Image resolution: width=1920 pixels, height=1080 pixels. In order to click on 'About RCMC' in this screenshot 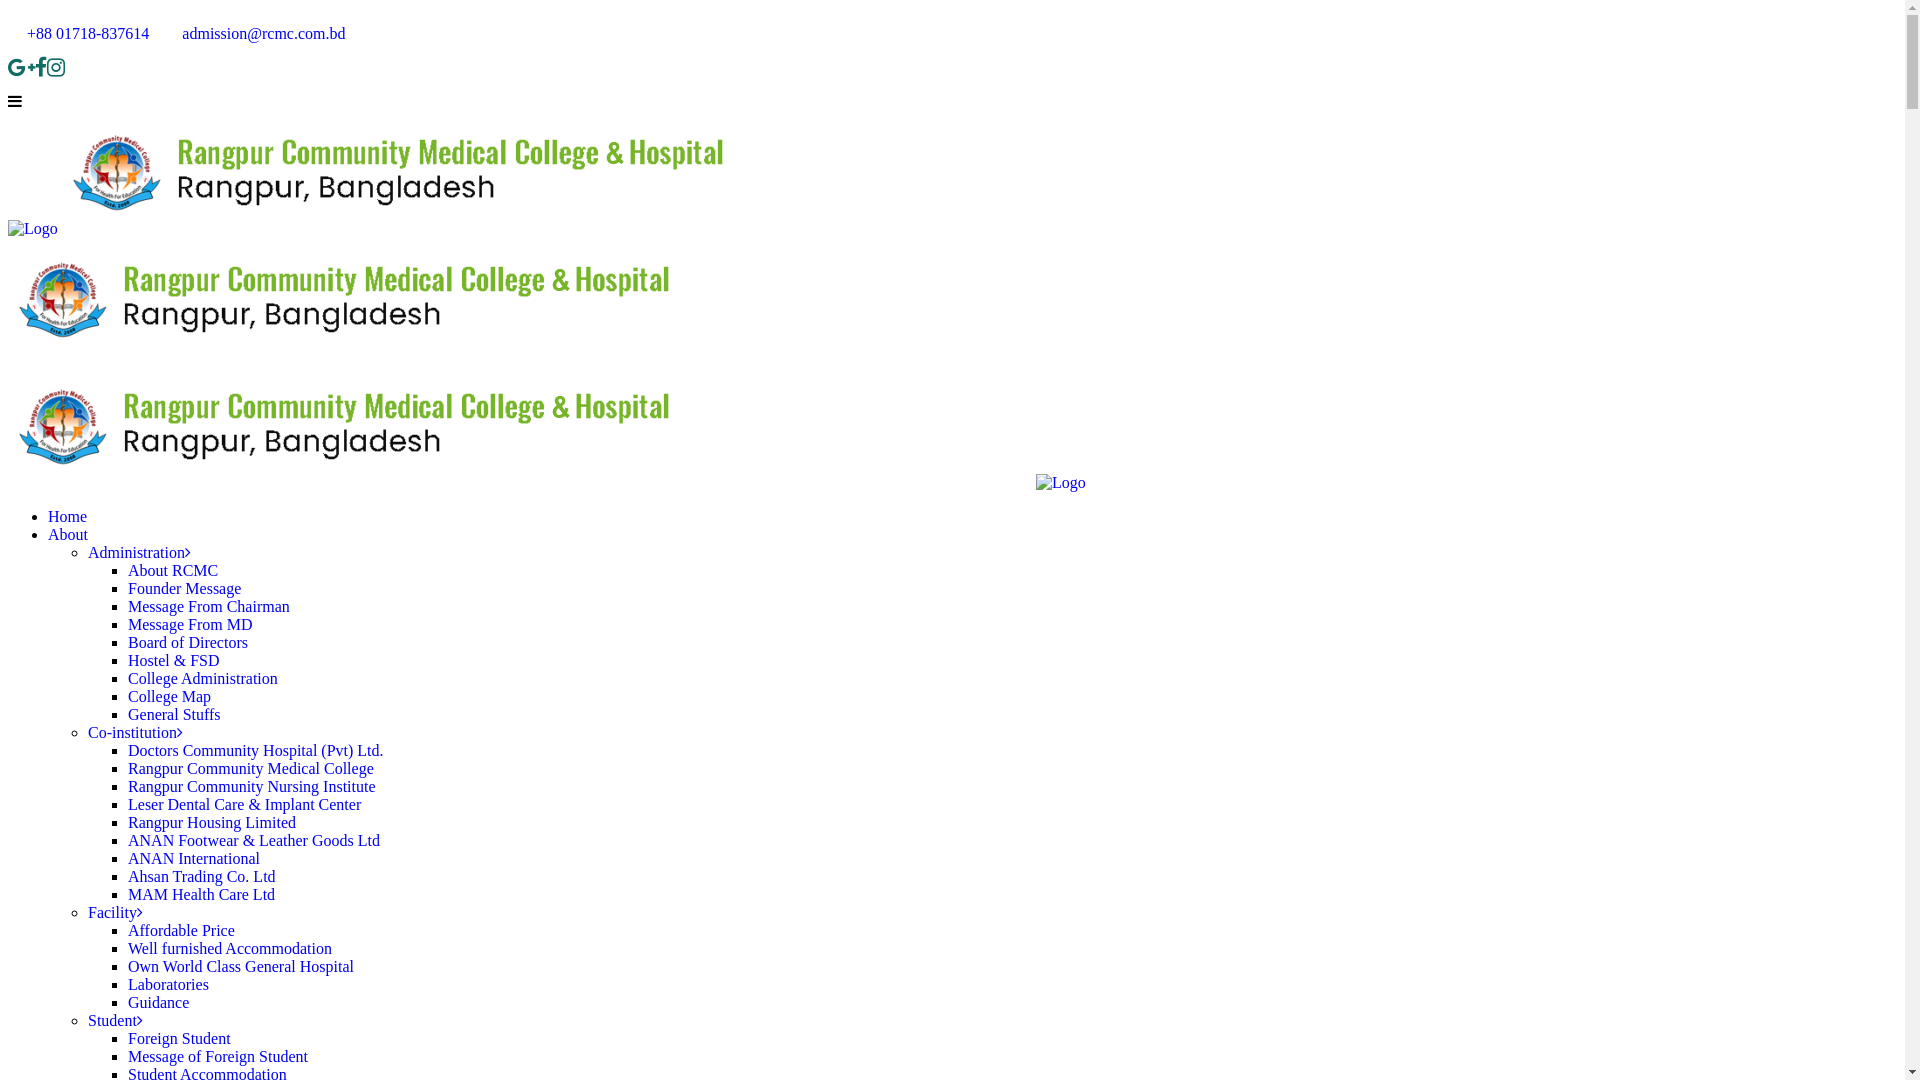, I will do `click(172, 570)`.